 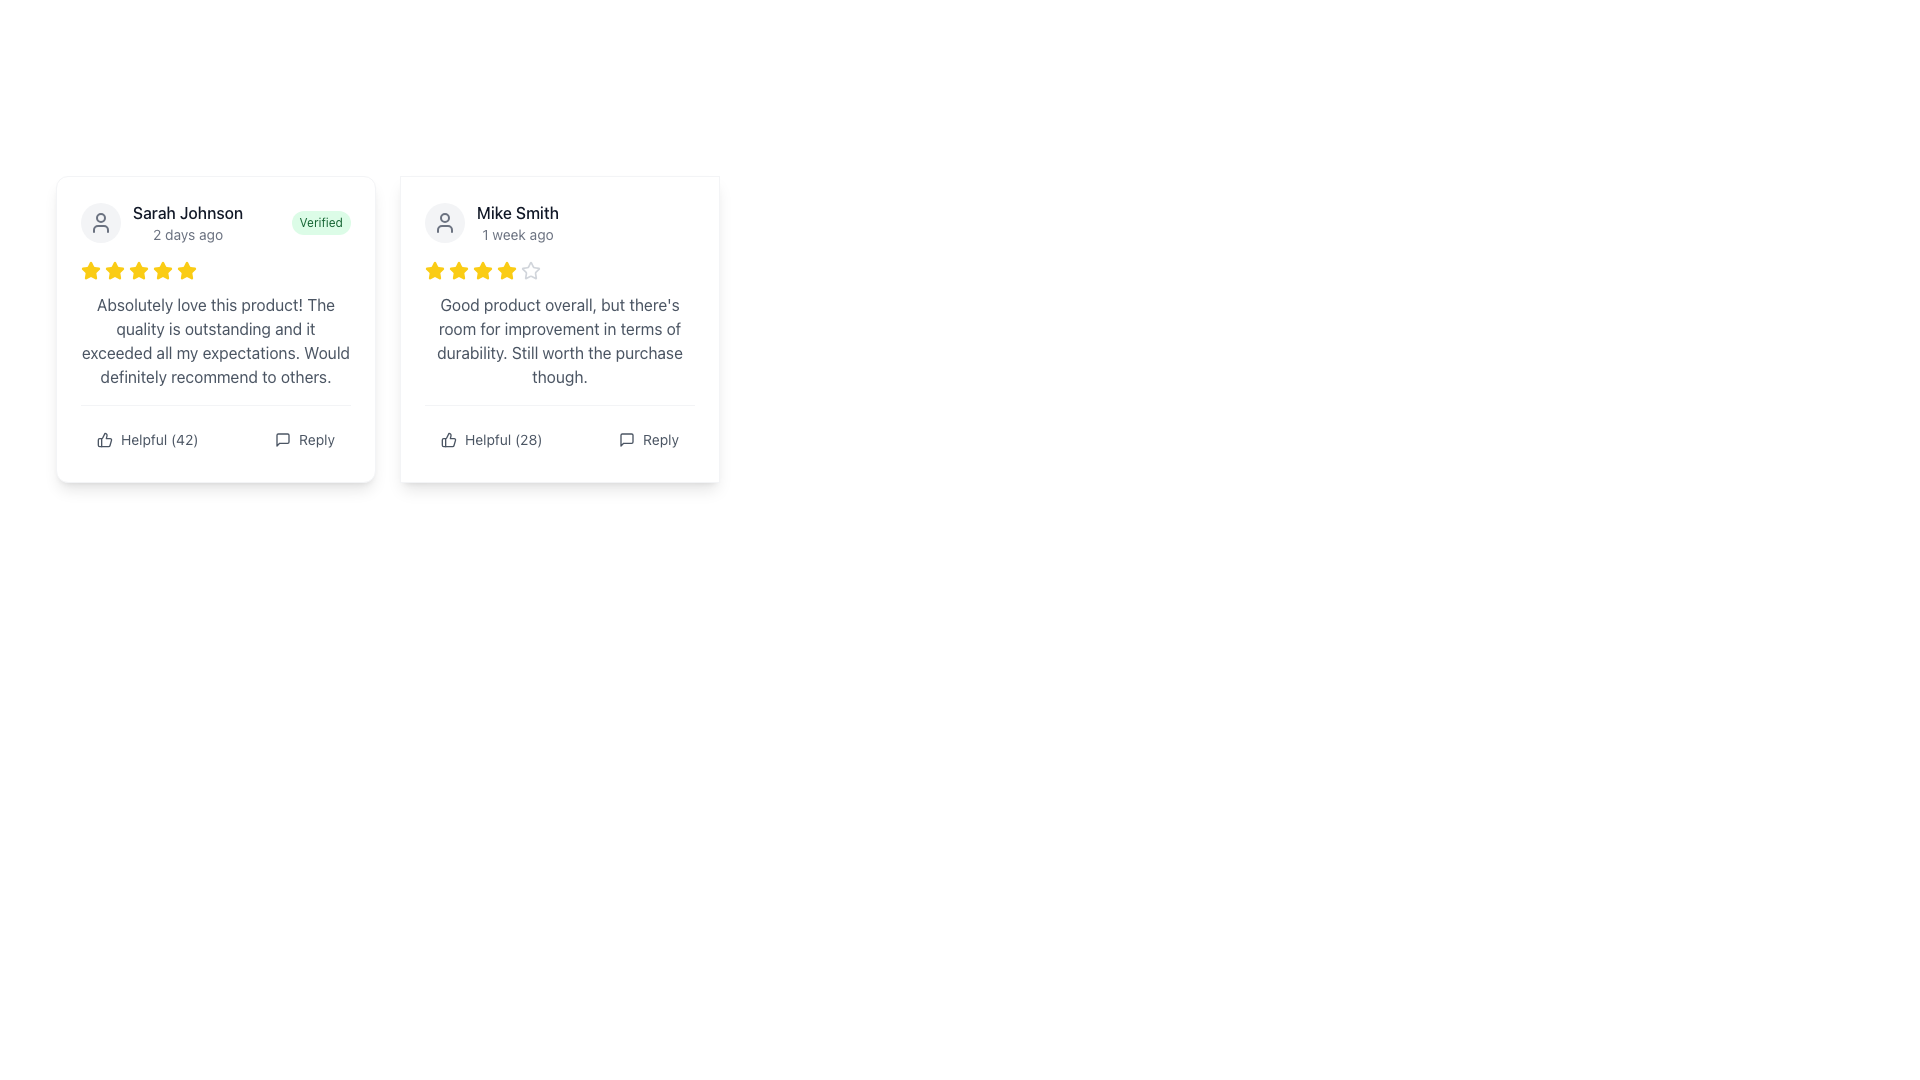 What do you see at coordinates (188, 223) in the screenshot?
I see `the Text display that shows the reviewer's name and the time elapsed since their review was posted, located at the top-left corner of the review card in the first column` at bounding box center [188, 223].